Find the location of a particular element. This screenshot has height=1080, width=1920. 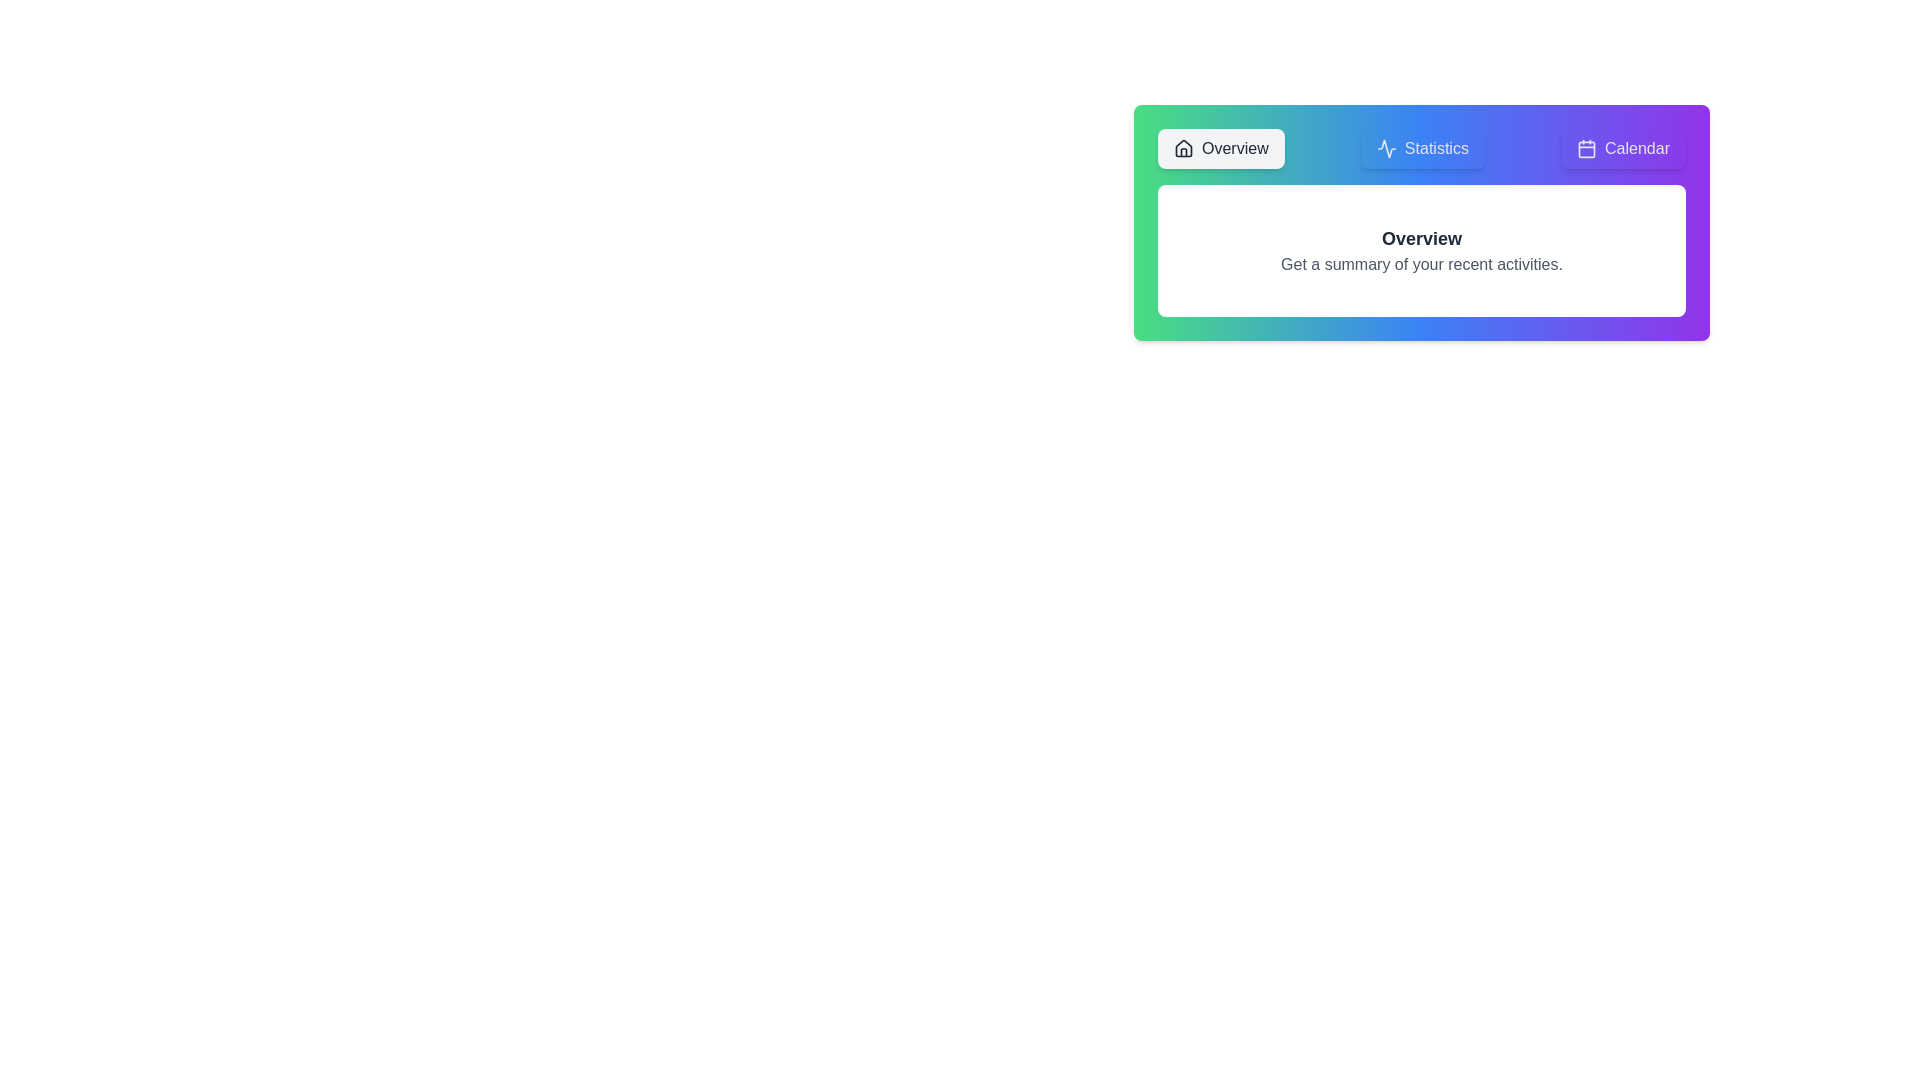

the tab labeled Overview is located at coordinates (1219, 148).